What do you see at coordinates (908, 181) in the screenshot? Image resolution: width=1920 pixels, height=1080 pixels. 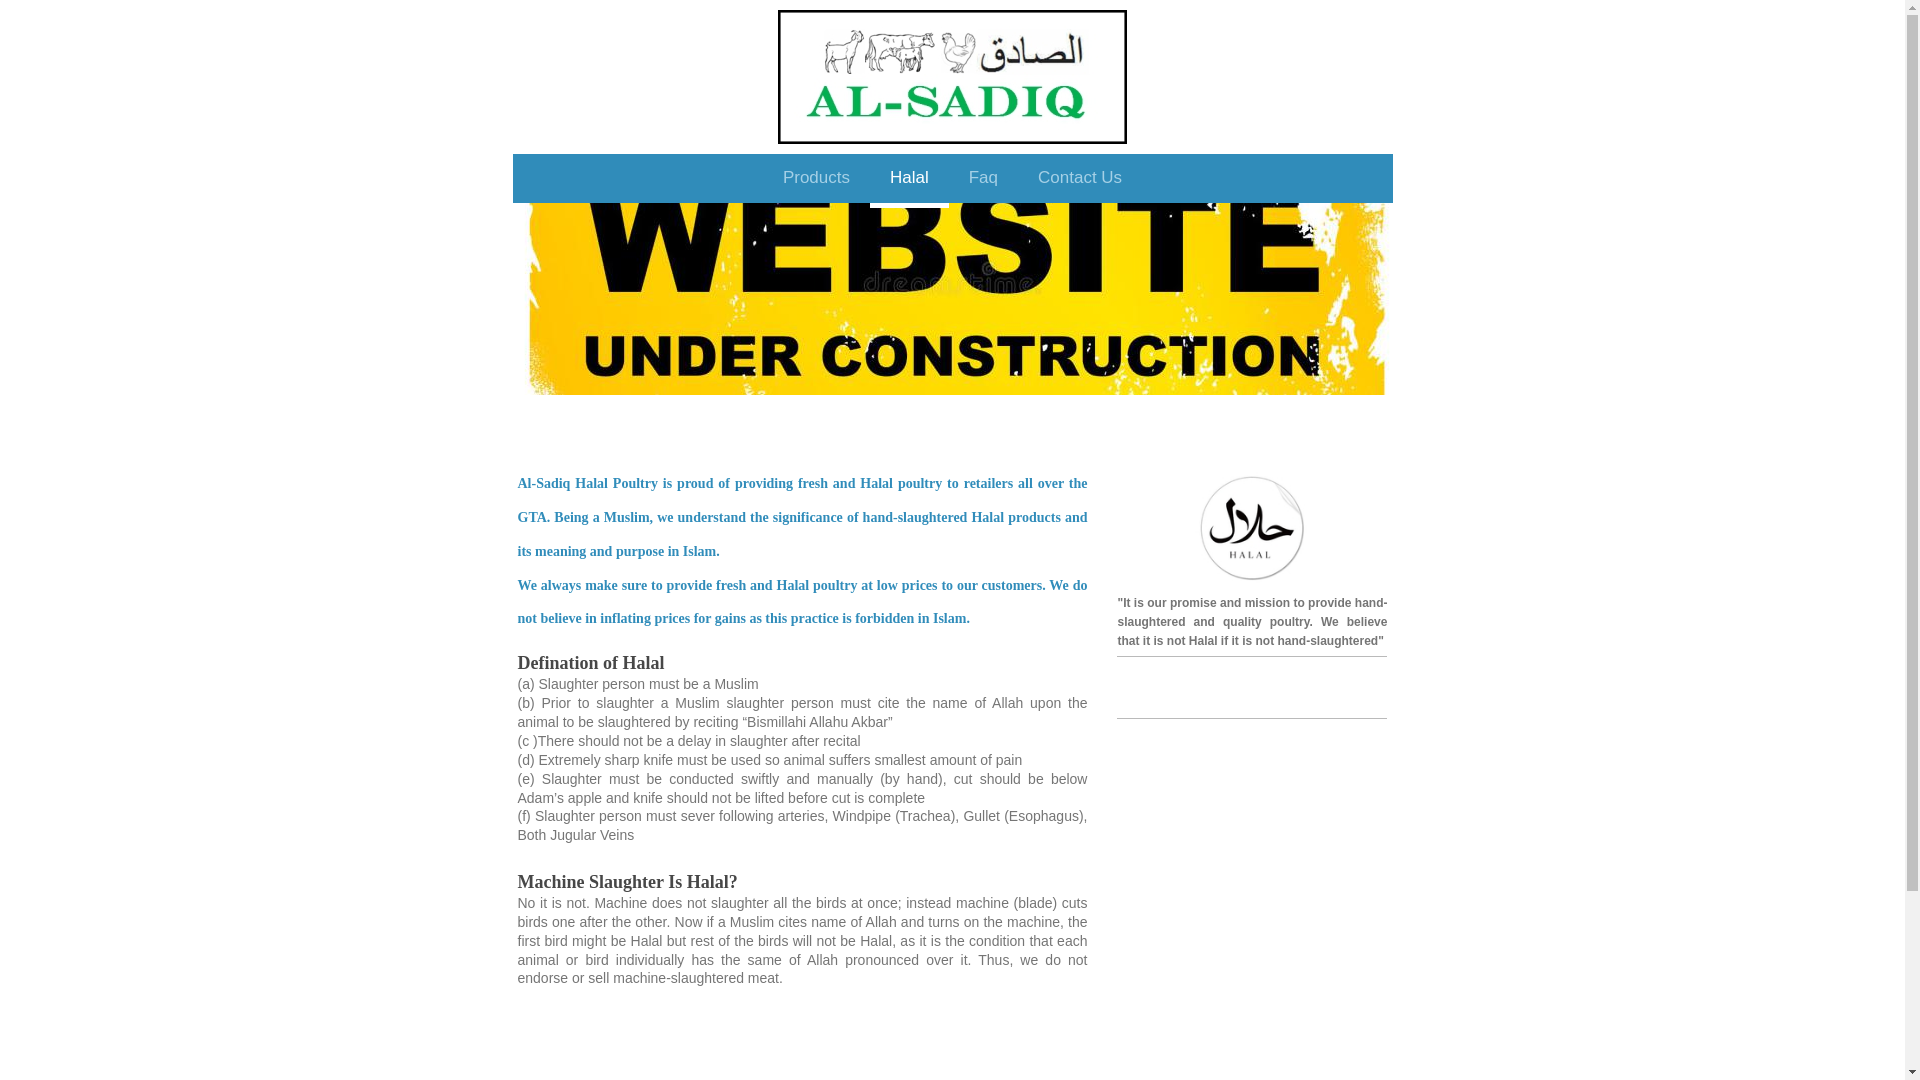 I see `'Halal'` at bounding box center [908, 181].